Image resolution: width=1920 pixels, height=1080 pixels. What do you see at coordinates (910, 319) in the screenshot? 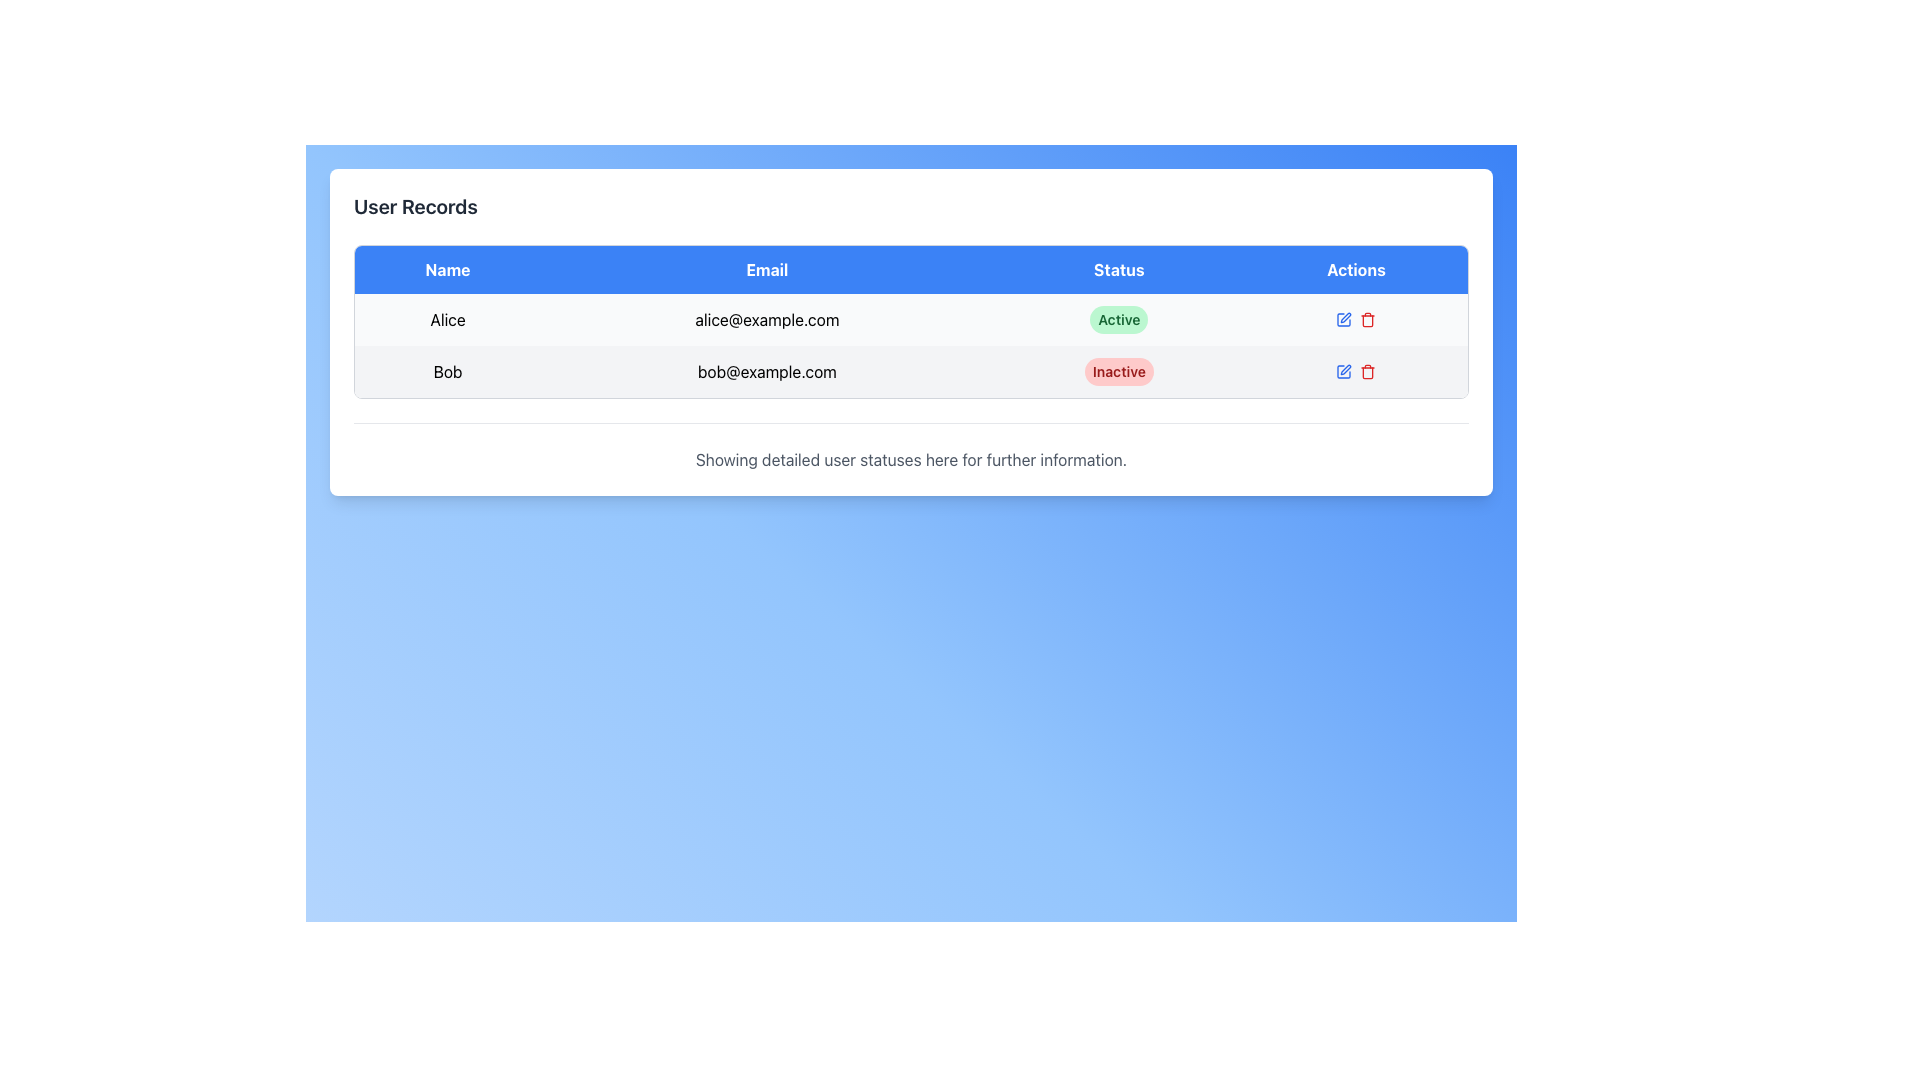
I see `the first user information row in the data table that displays user data including name, email, and account status` at bounding box center [910, 319].